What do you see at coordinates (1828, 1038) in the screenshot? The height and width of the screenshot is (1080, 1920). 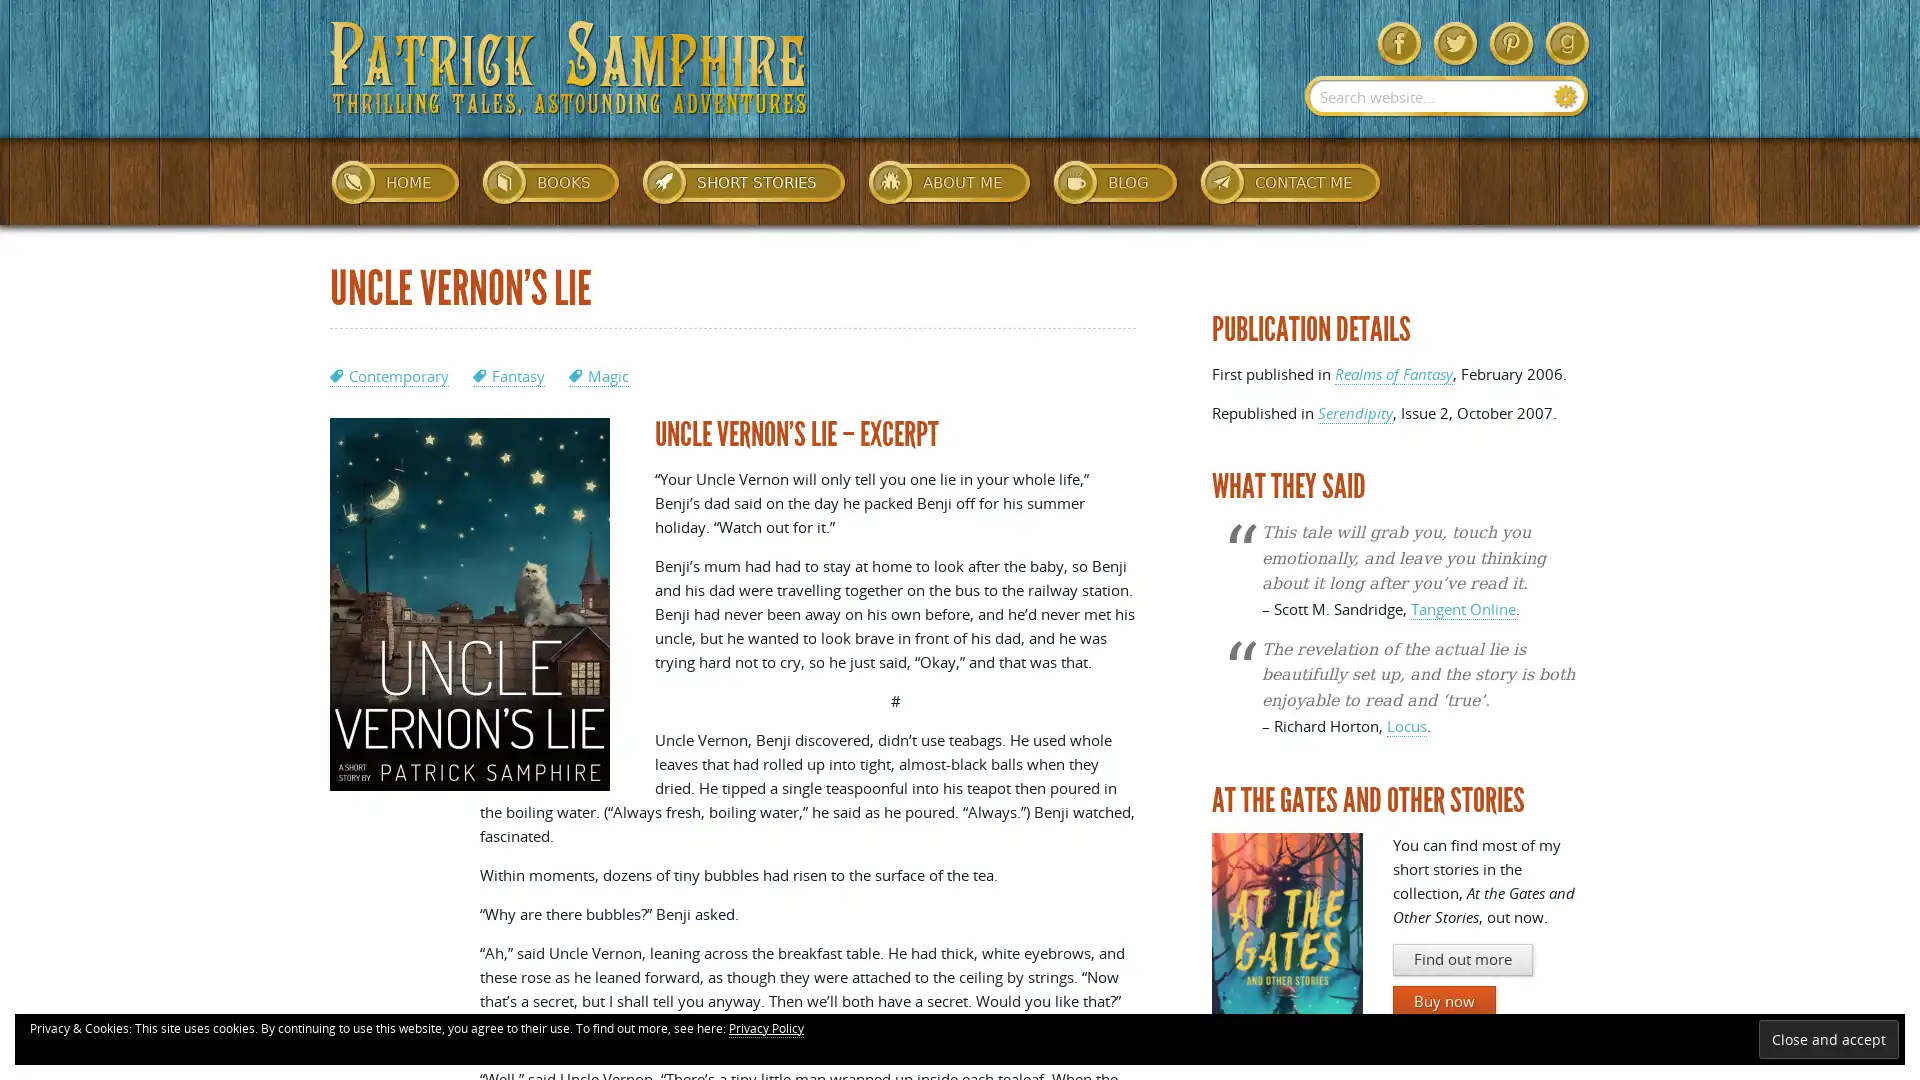 I see `Close and accept` at bounding box center [1828, 1038].